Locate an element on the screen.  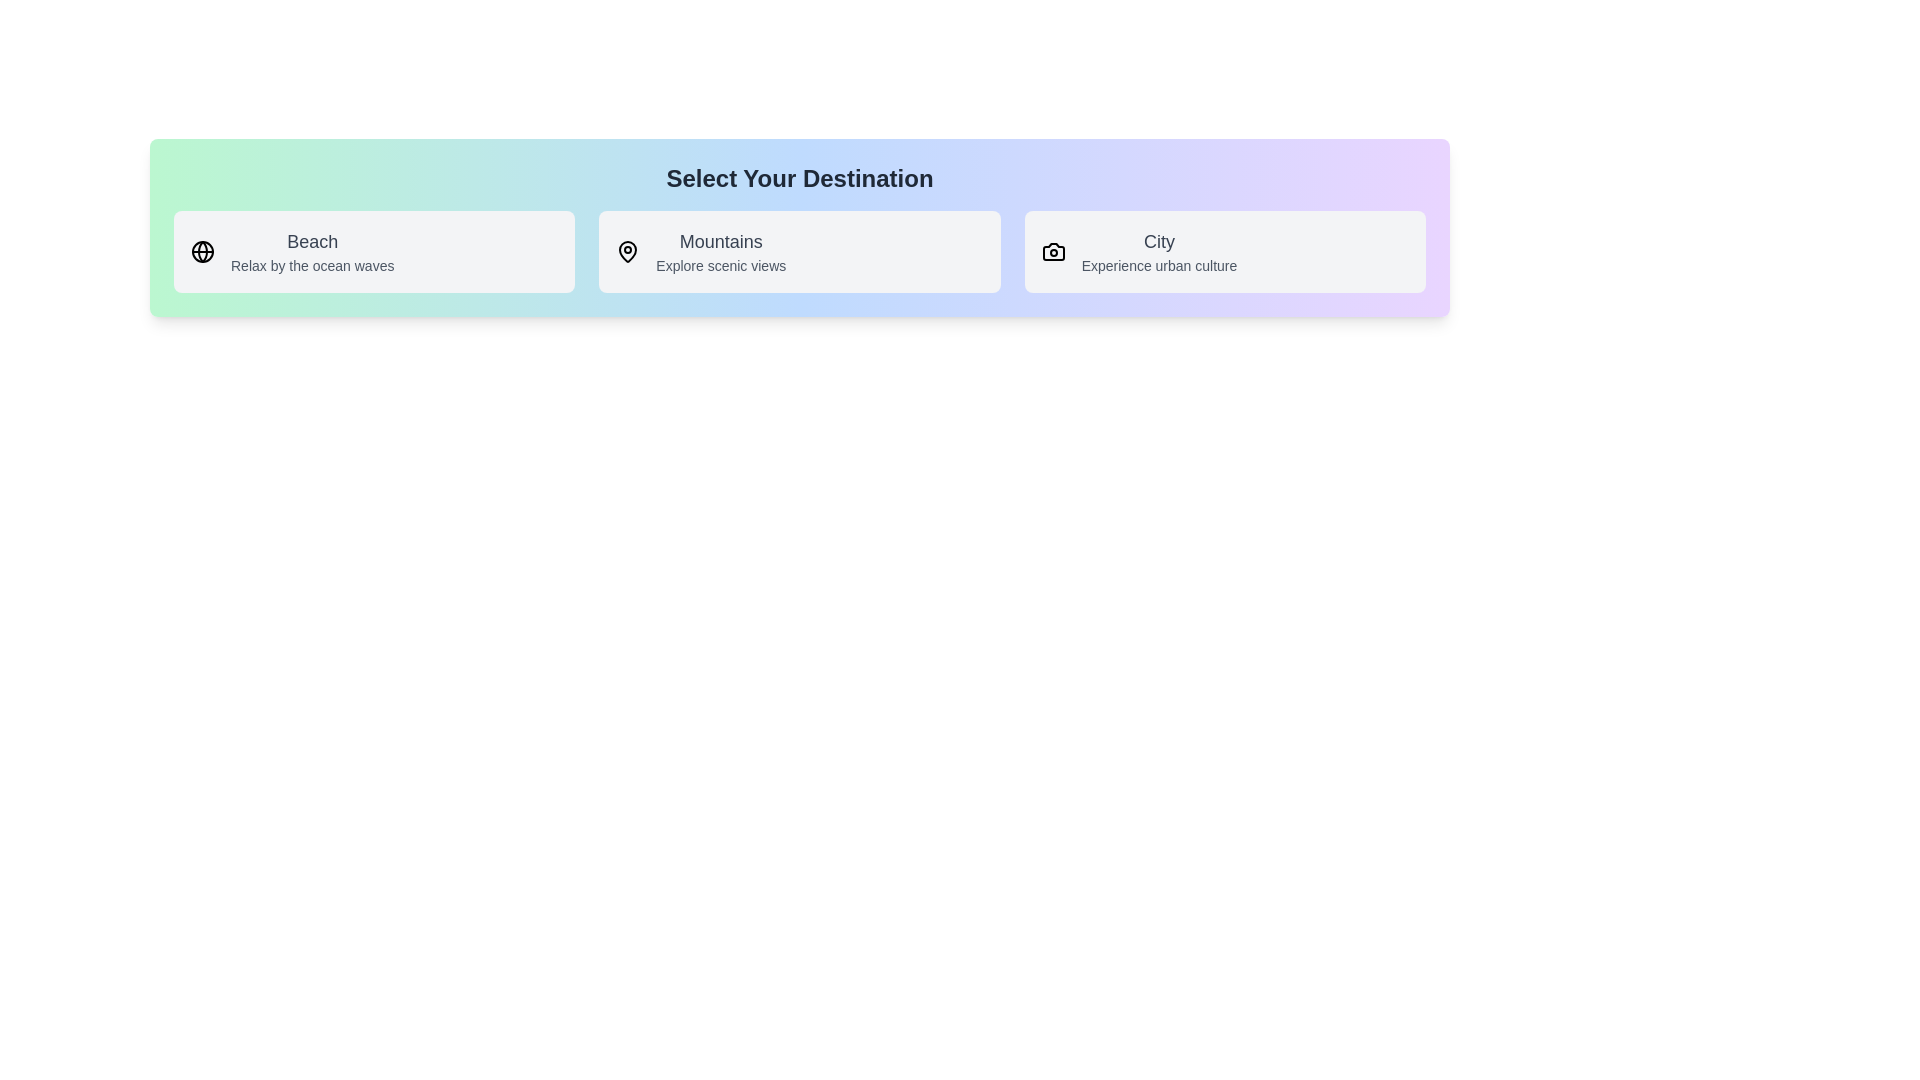
the Text Display element that features 'City' in a larger, bold font and 'Experience urban culture' in a smaller font, located in the rightmost card of a three-card layout is located at coordinates (1159, 250).